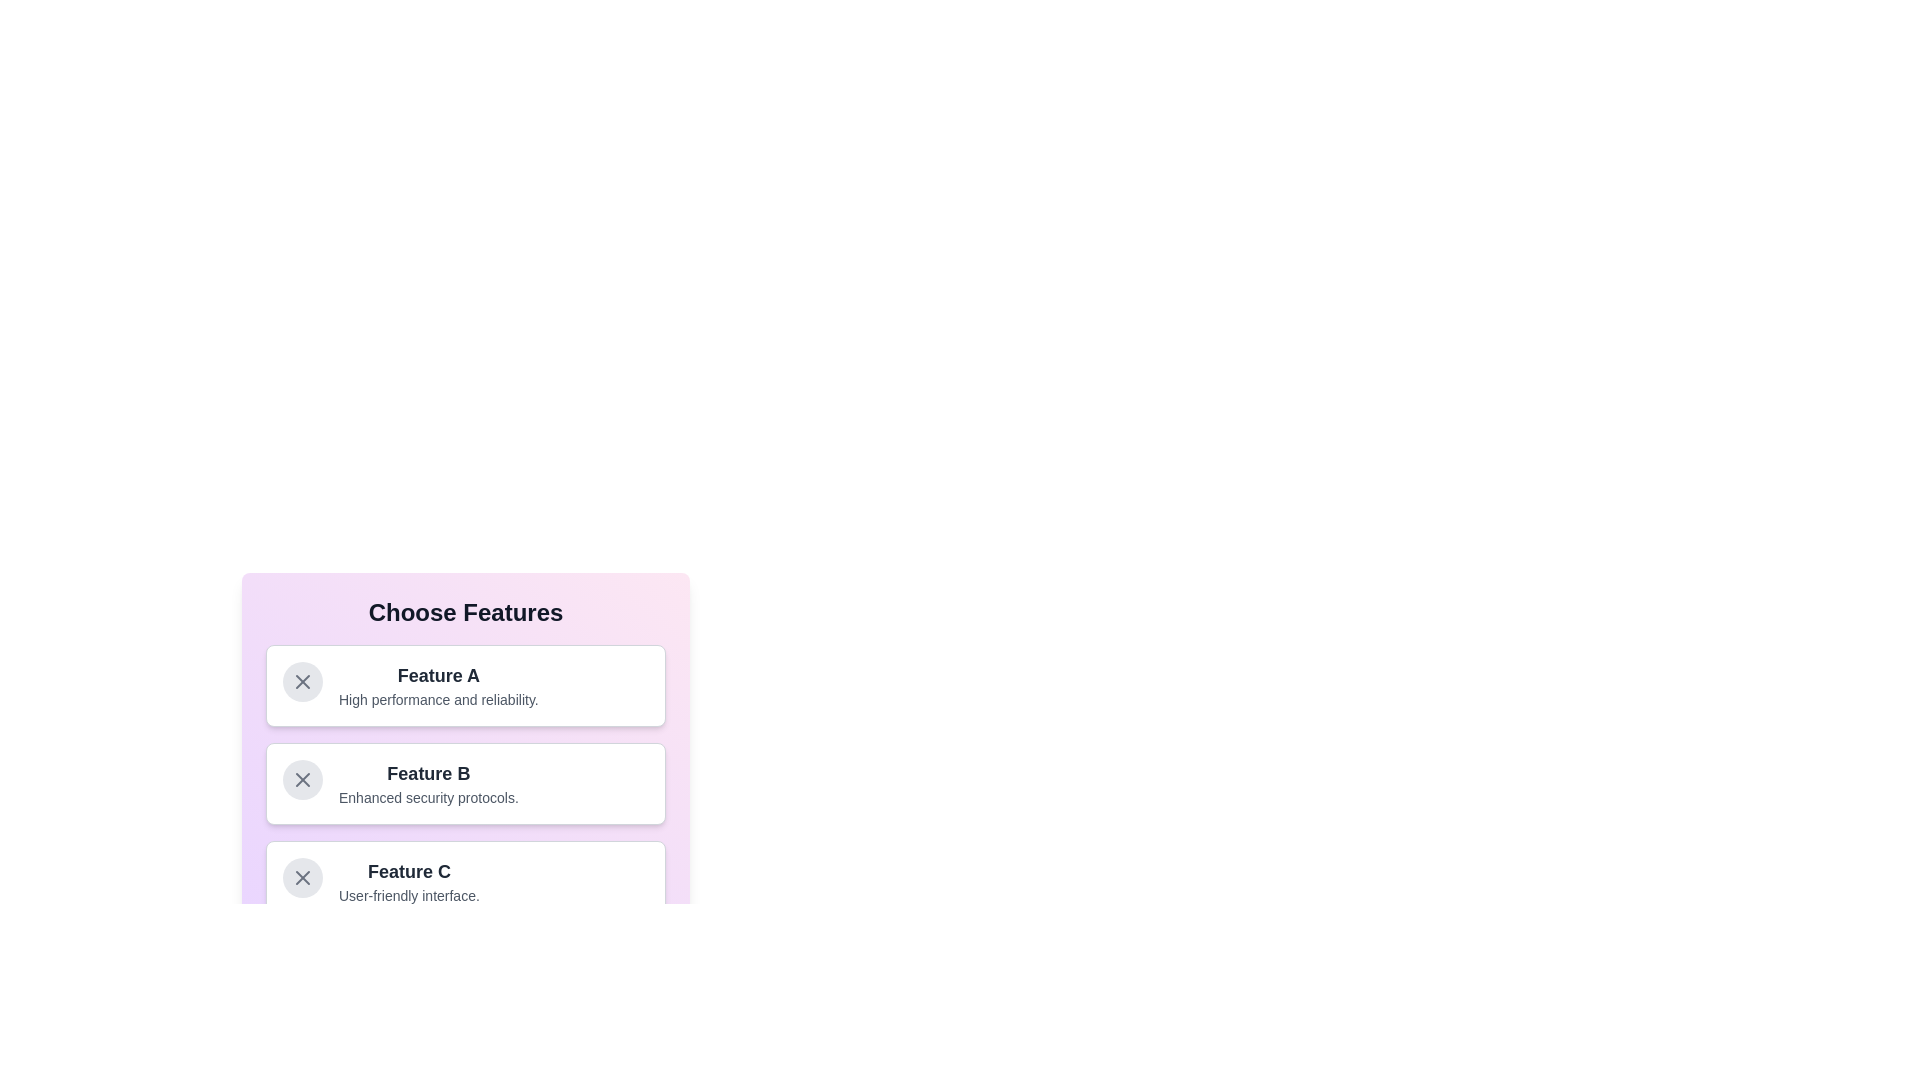 The image size is (1920, 1080). Describe the element at coordinates (427, 782) in the screenshot. I see `the text description of Feature B, which is located in the second selectable feature box` at that location.